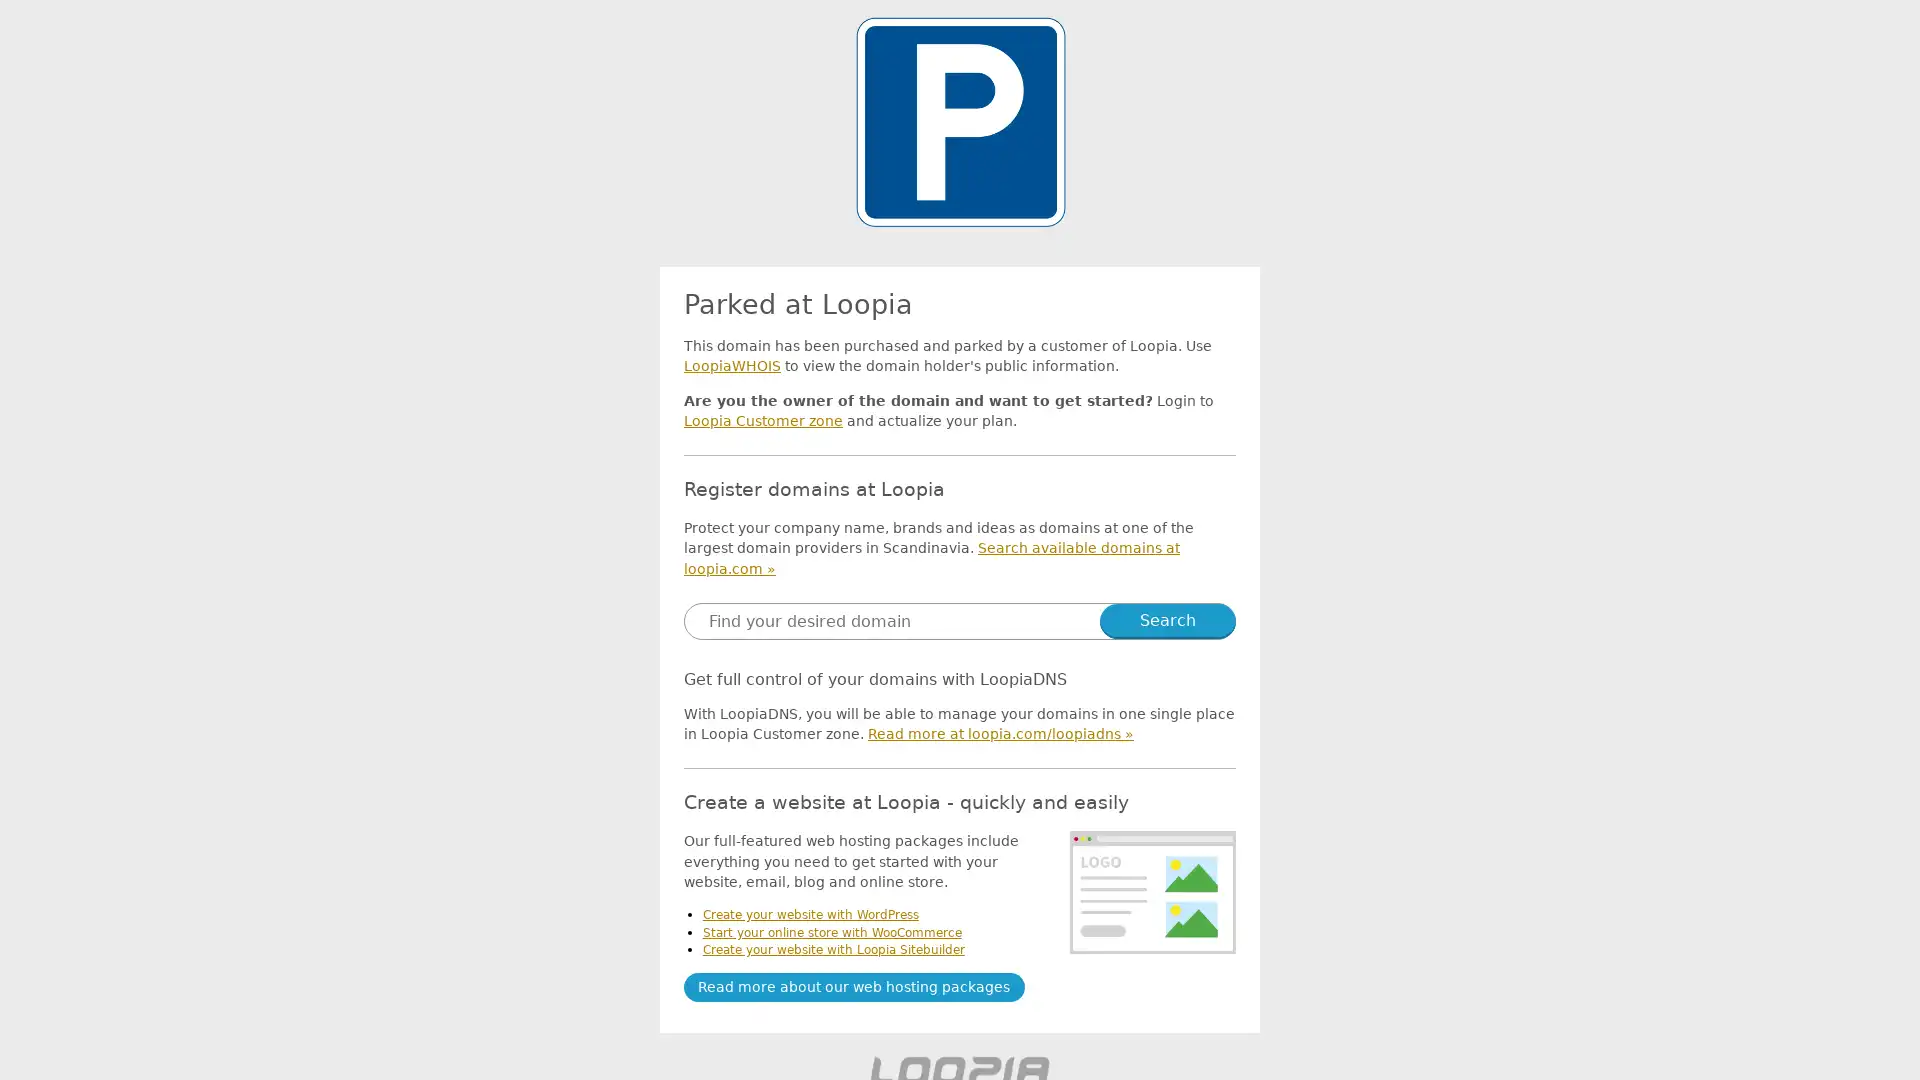 This screenshot has width=1920, height=1080. I want to click on Search, so click(1167, 619).